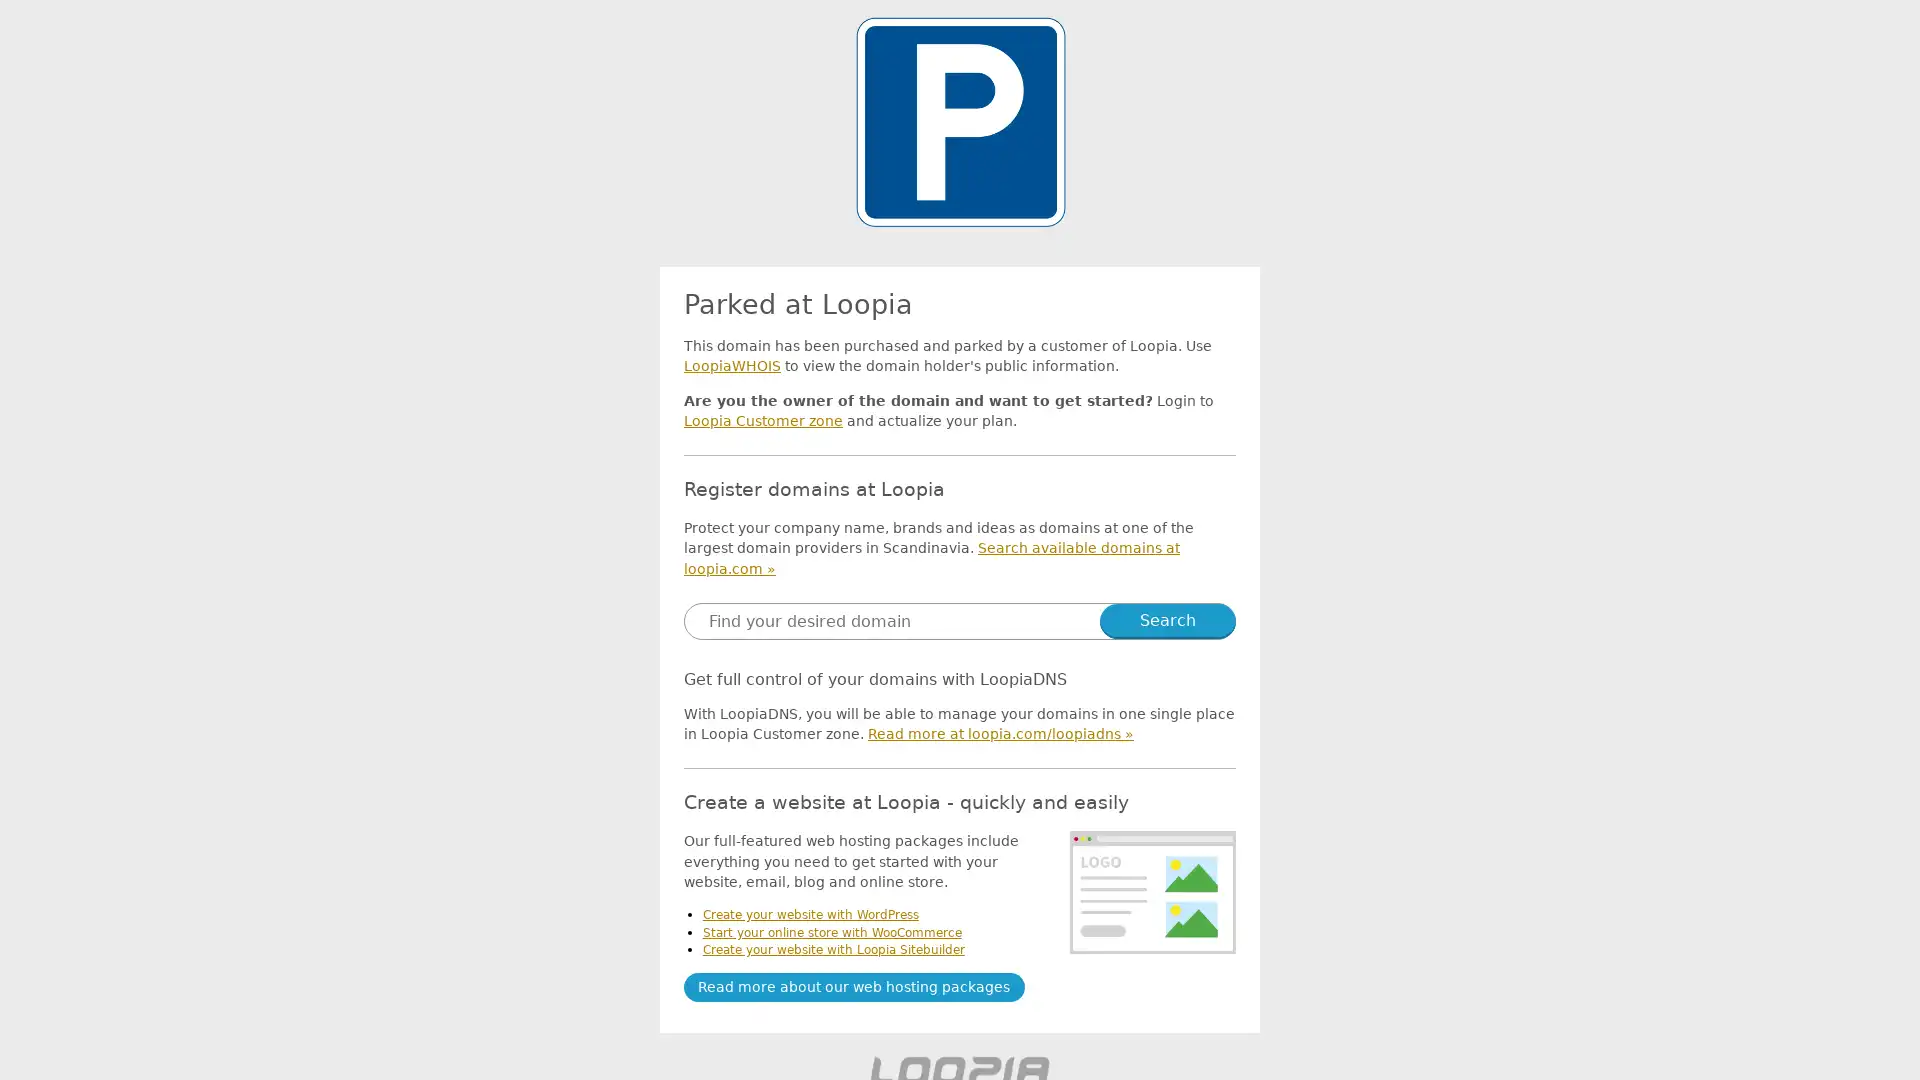 This screenshot has width=1920, height=1080. I want to click on Search, so click(1167, 619).